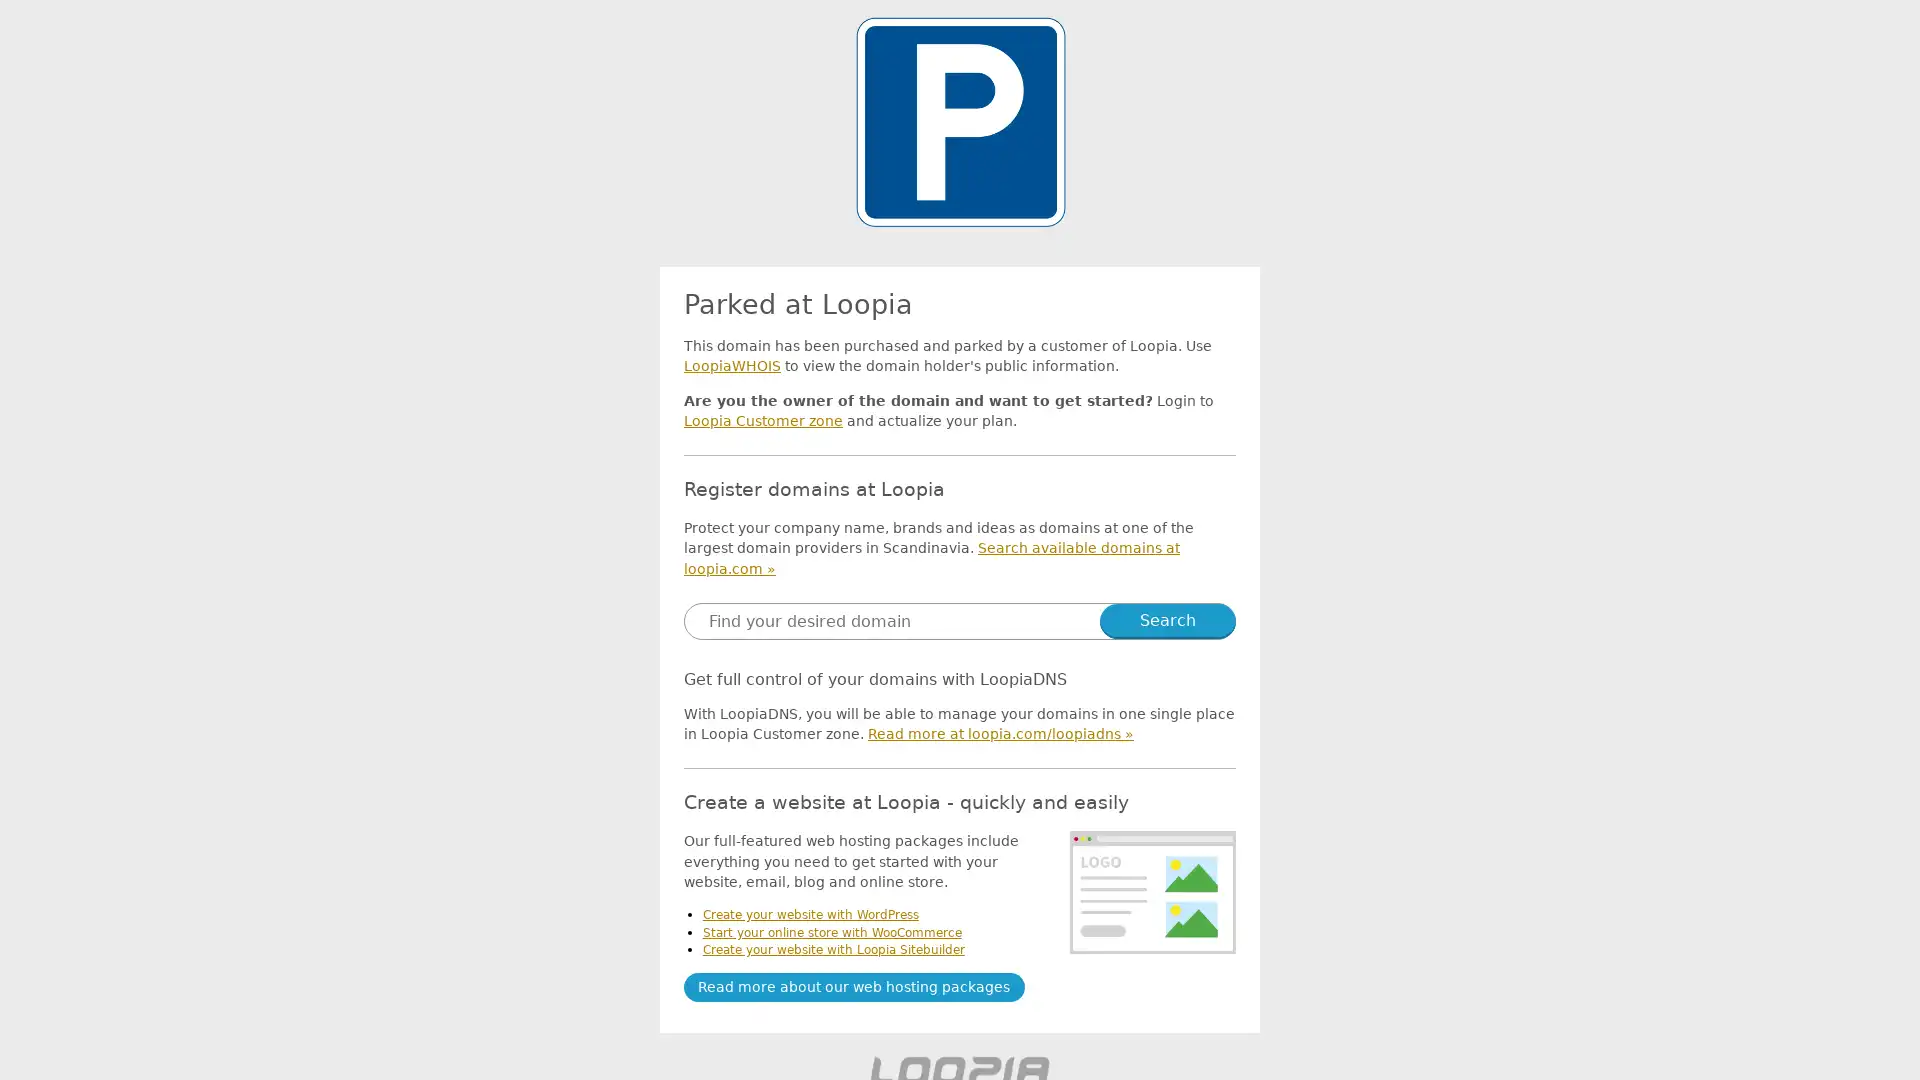 This screenshot has width=1920, height=1080. I want to click on Search, so click(1167, 619).